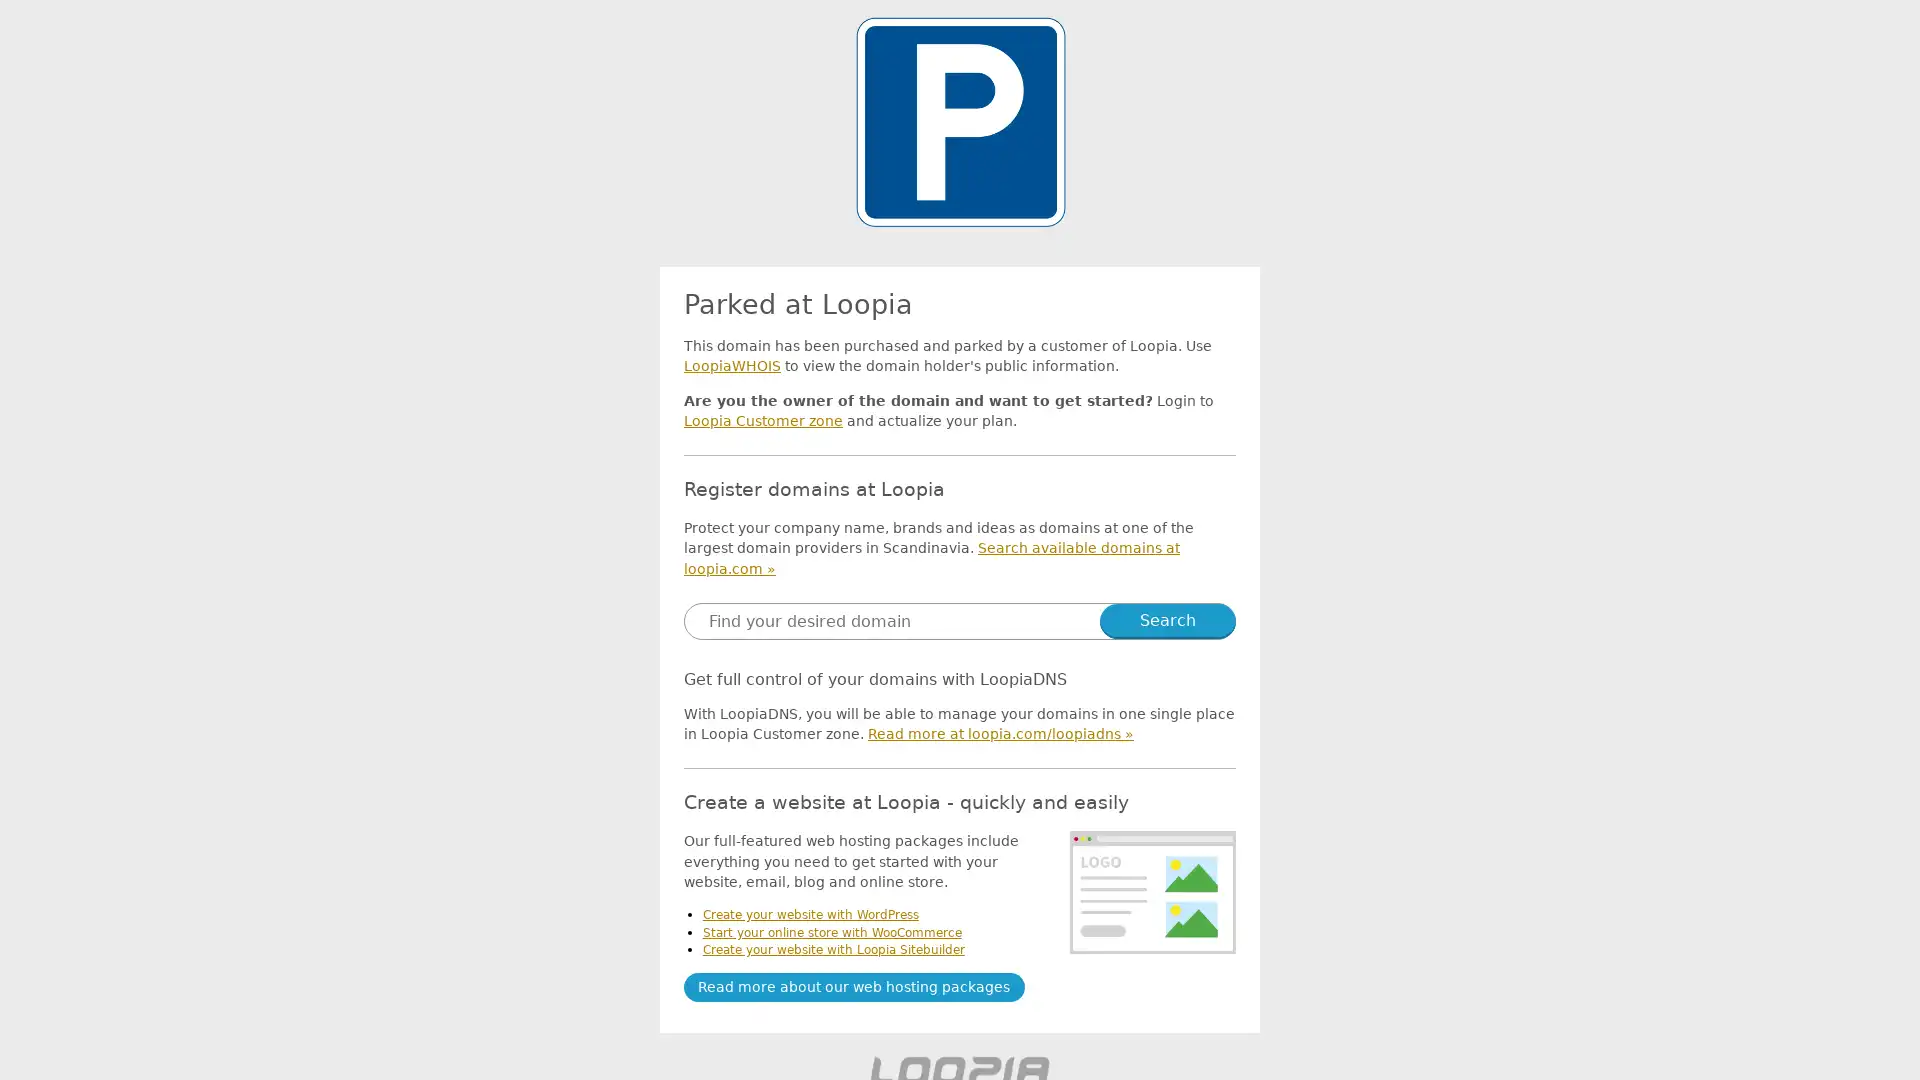 This screenshot has width=1920, height=1080. I want to click on Search, so click(1167, 619).